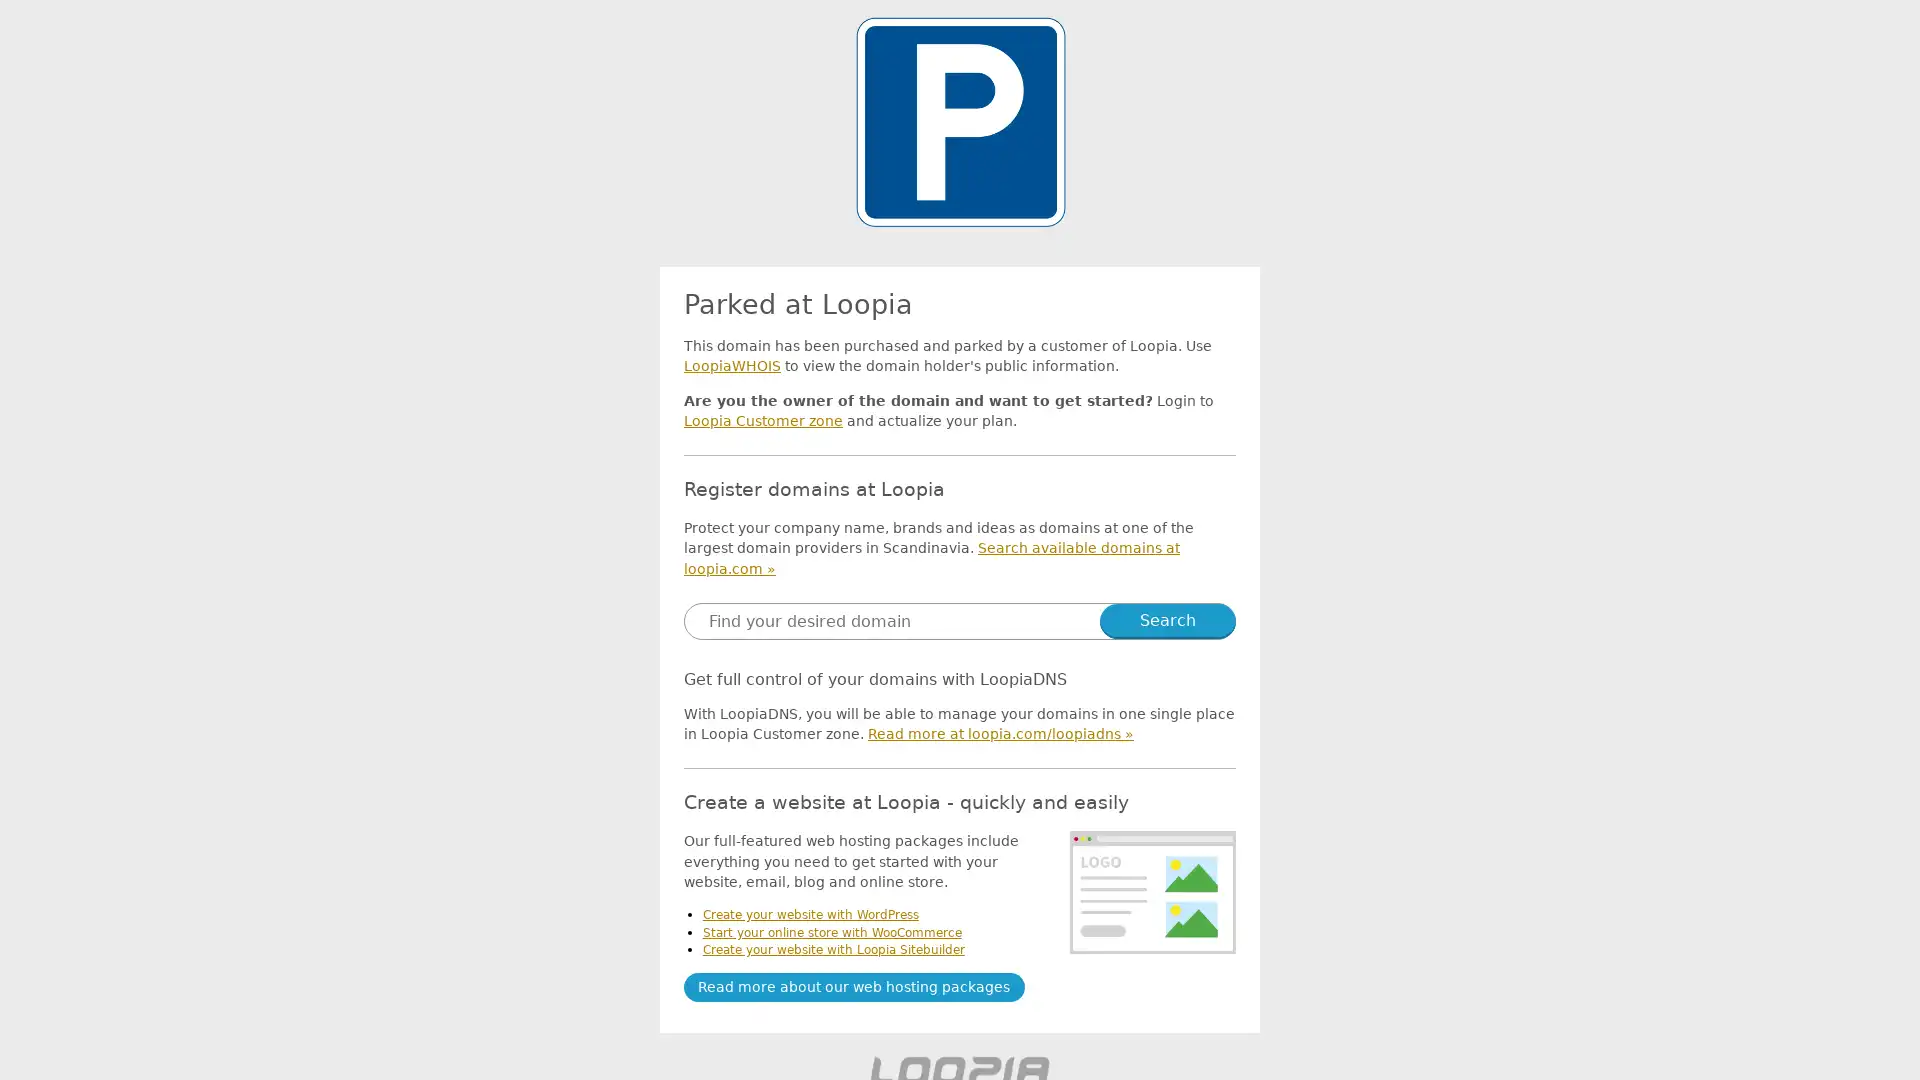 This screenshot has width=1920, height=1080. I want to click on Search, so click(1167, 619).